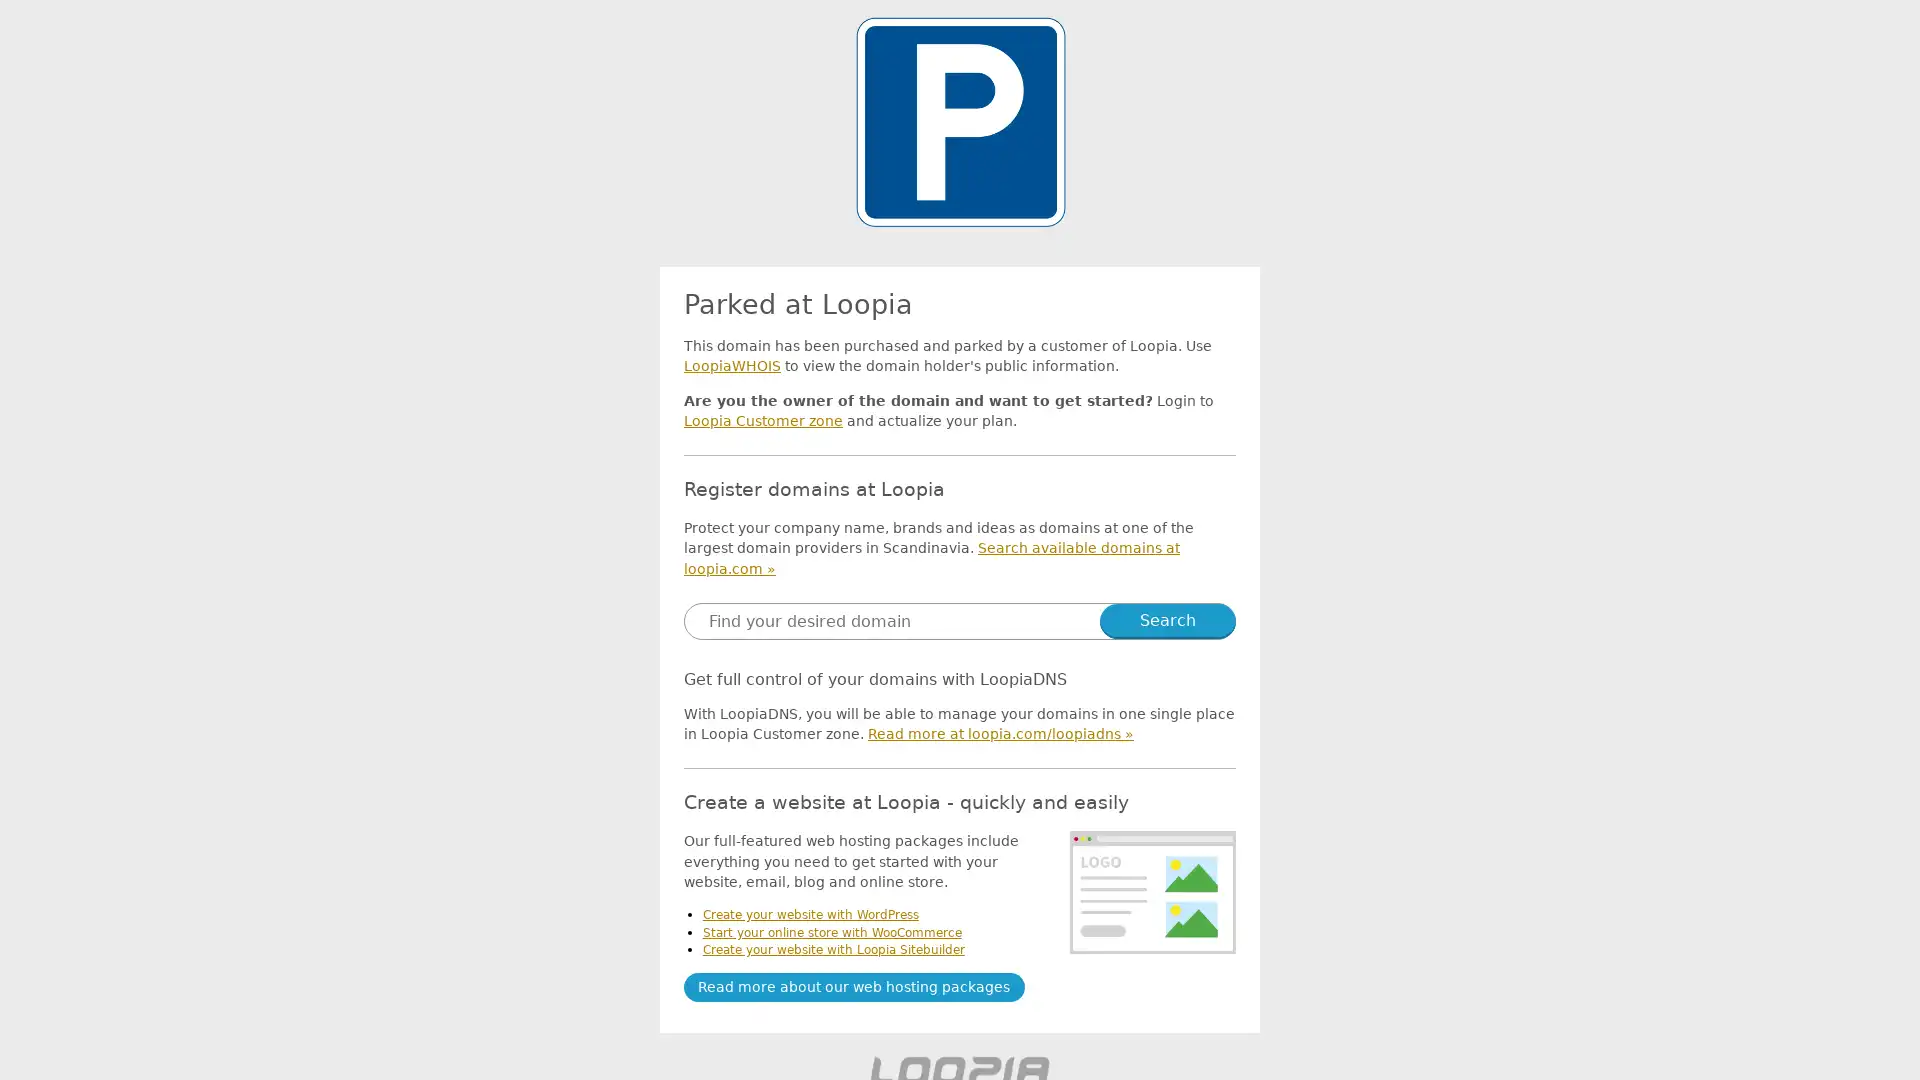 This screenshot has width=1920, height=1080. I want to click on Search, so click(1167, 619).